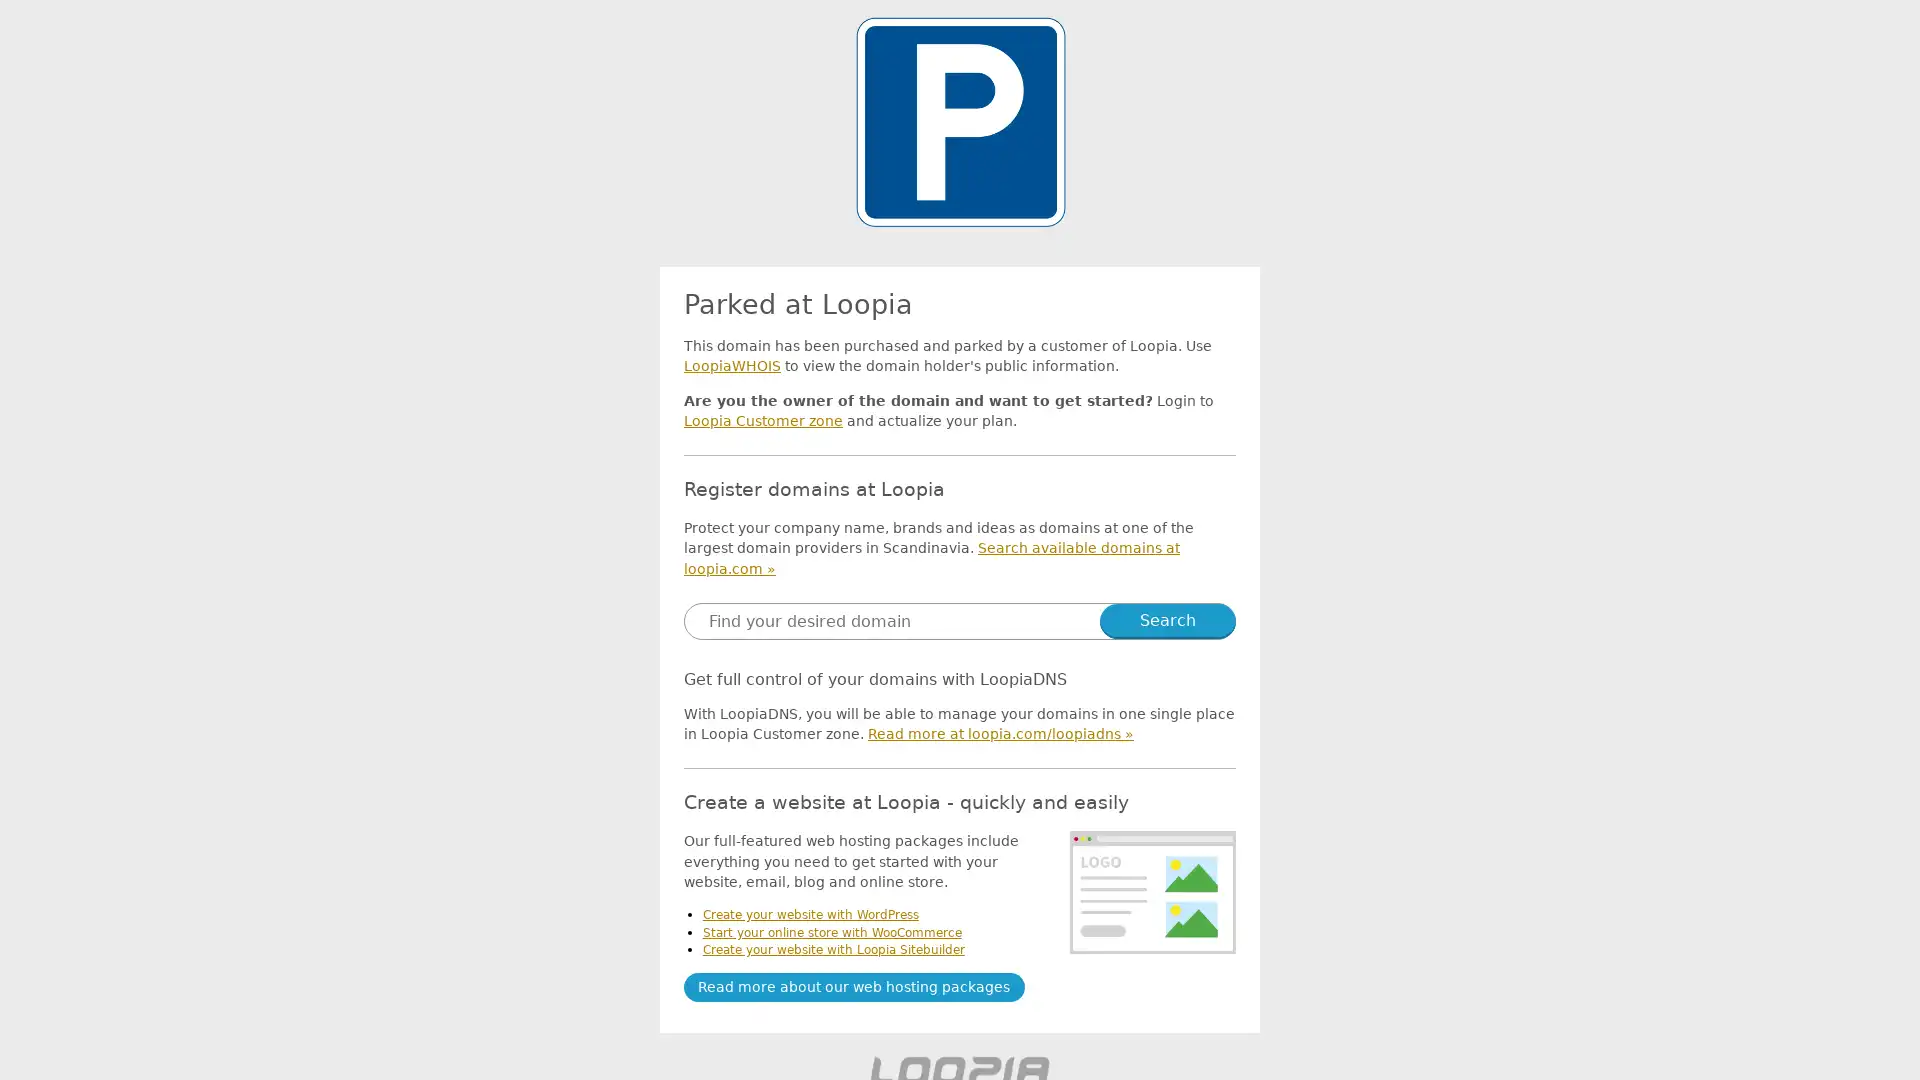 This screenshot has width=1920, height=1080. I want to click on Search, so click(1167, 619).